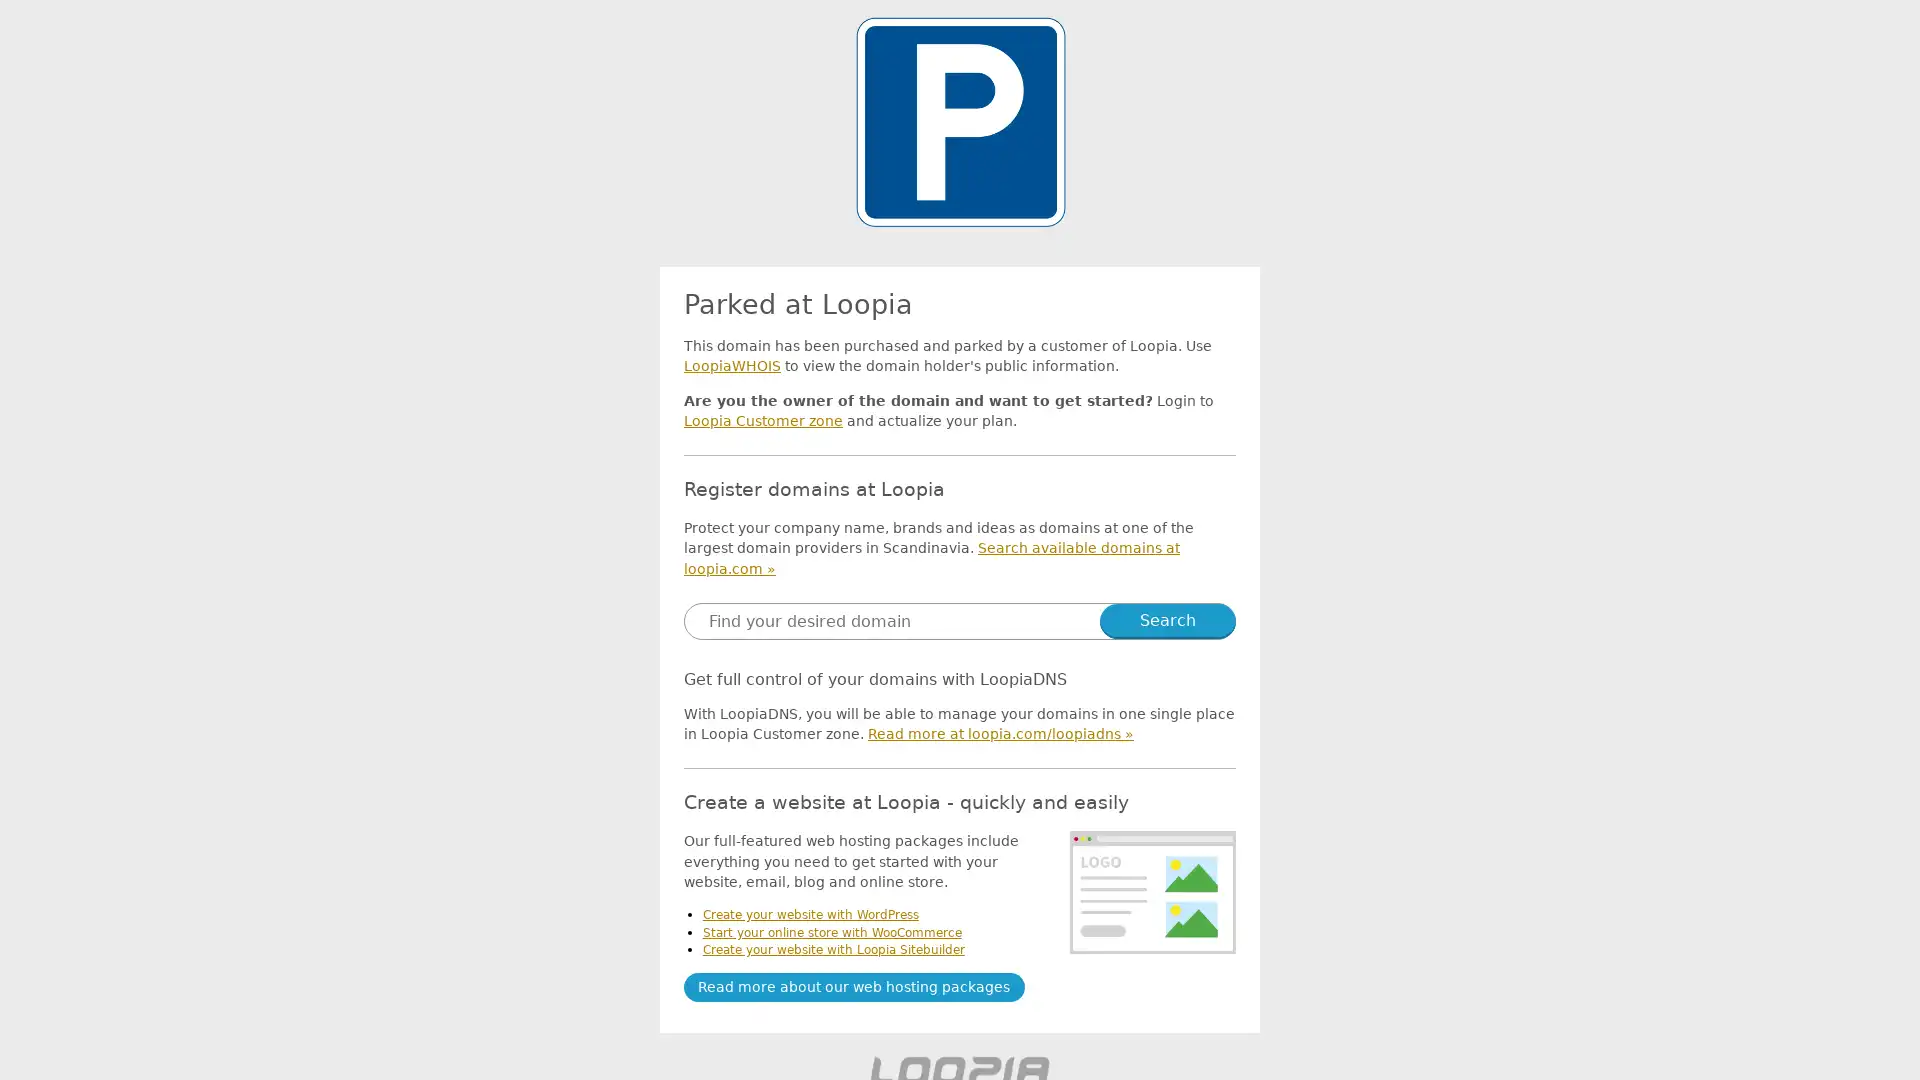 This screenshot has width=1920, height=1080. I want to click on Search, so click(1167, 619).